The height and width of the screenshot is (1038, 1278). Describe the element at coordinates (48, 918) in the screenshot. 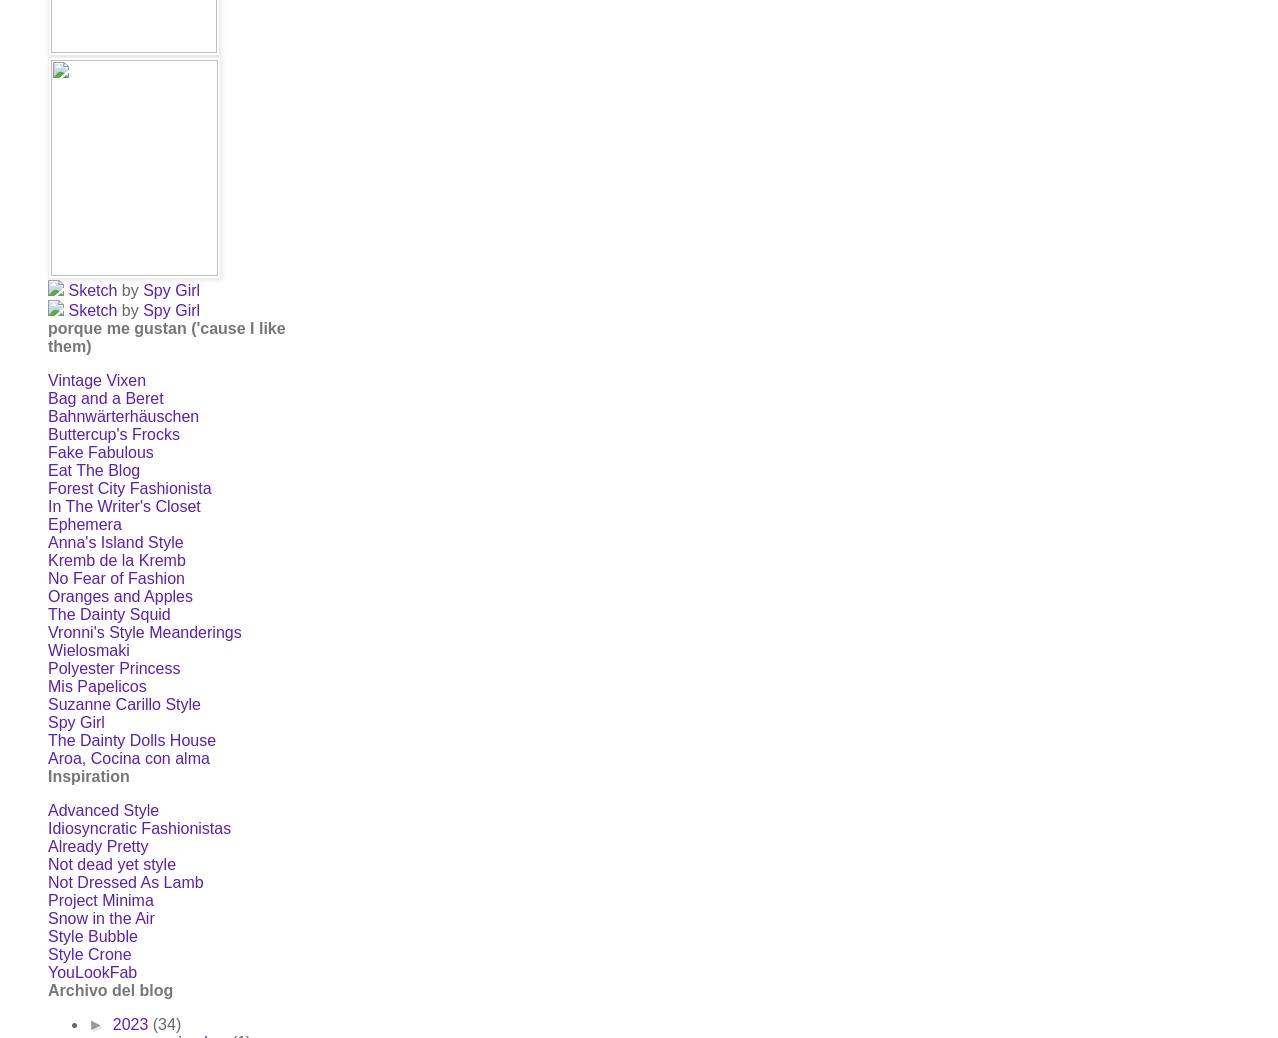

I see `'Snow in the Air'` at that location.